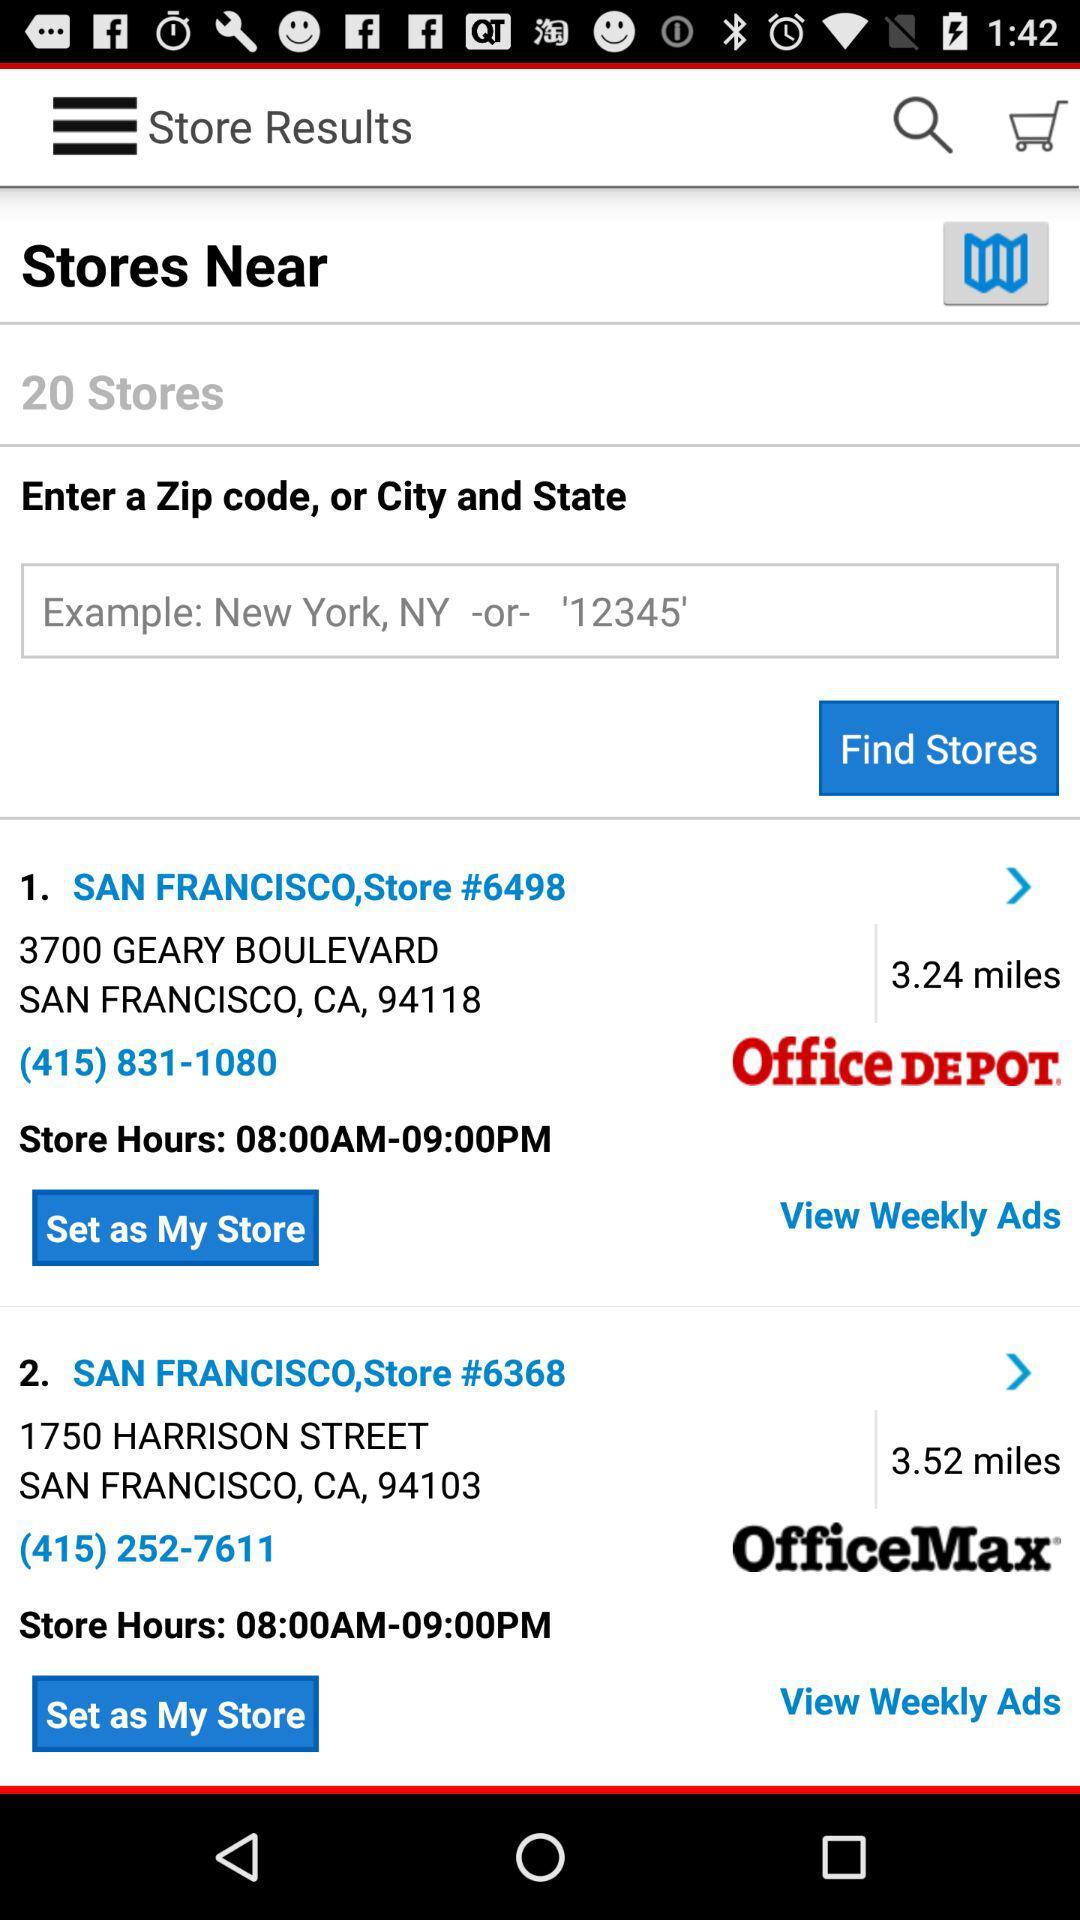  Describe the element at coordinates (540, 609) in the screenshot. I see `edit address text` at that location.